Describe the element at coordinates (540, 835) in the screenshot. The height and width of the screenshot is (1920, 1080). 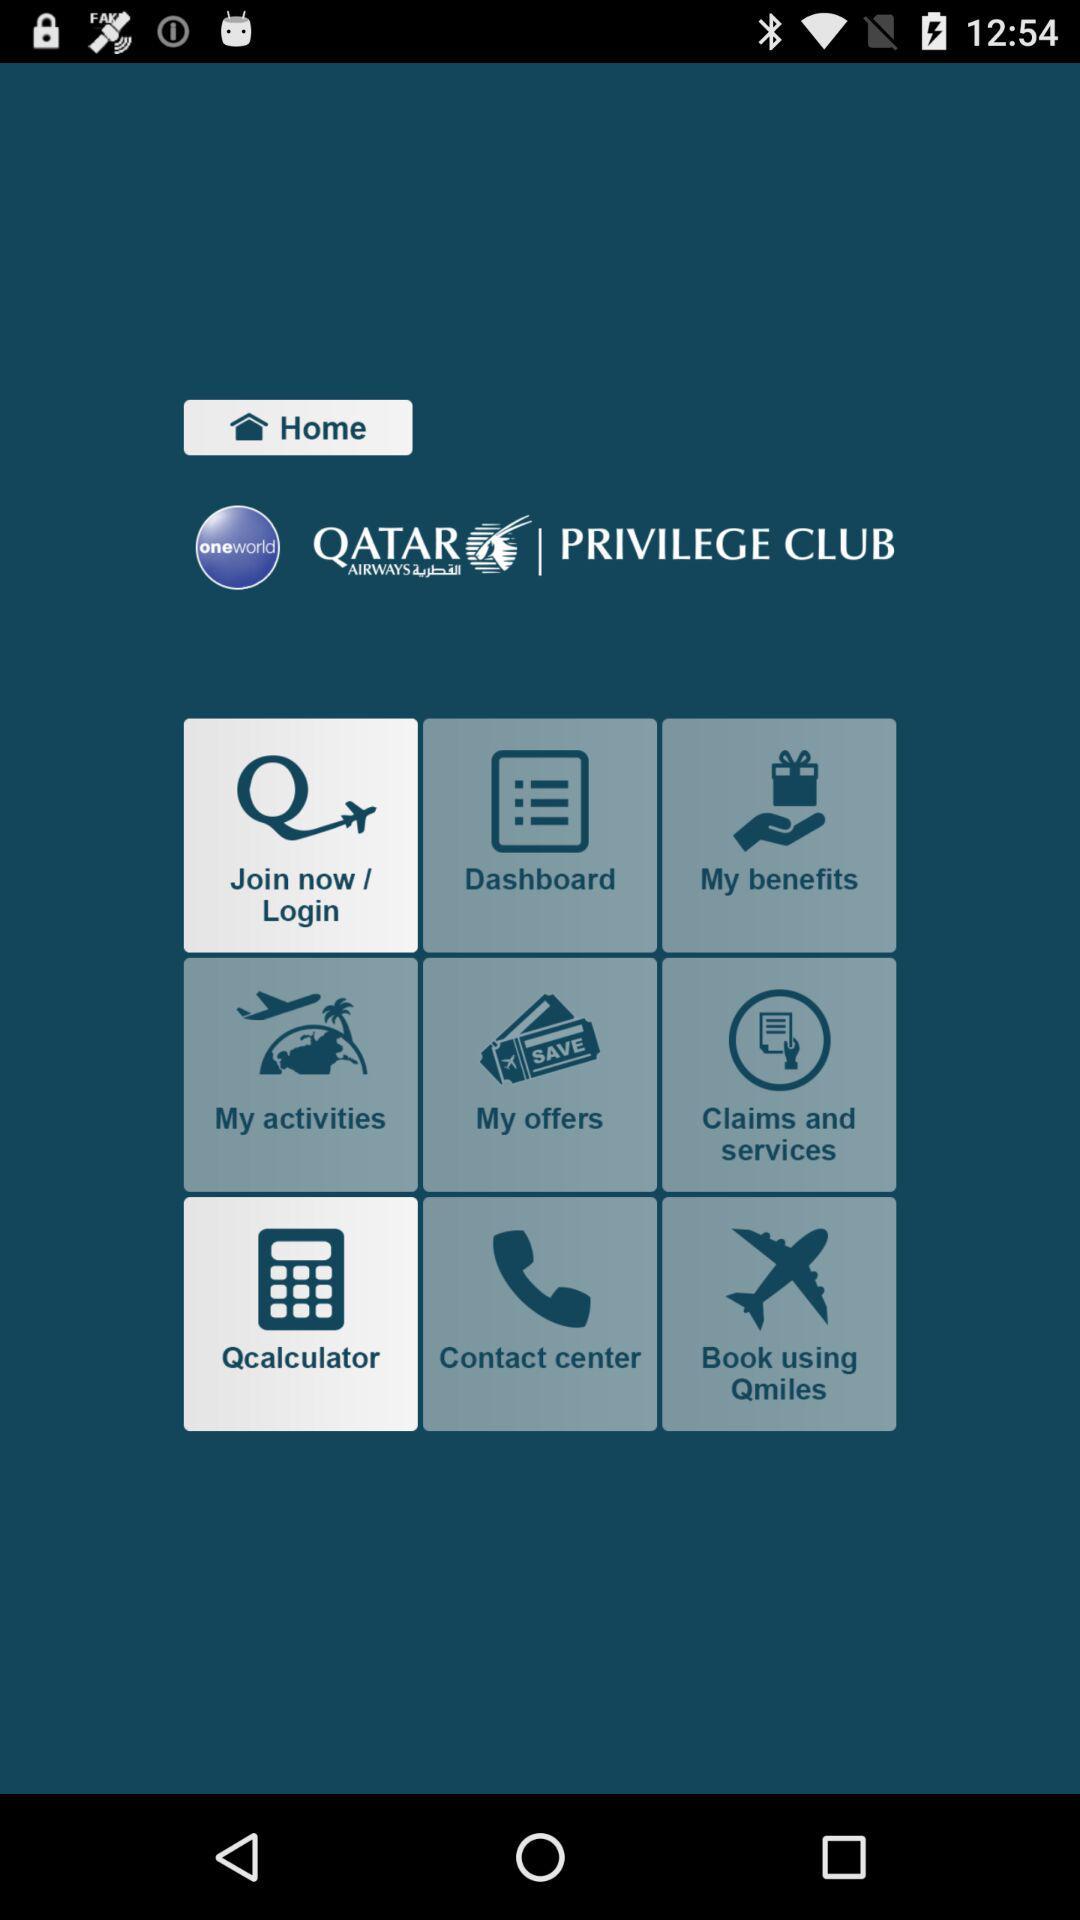
I see `dashboard option` at that location.